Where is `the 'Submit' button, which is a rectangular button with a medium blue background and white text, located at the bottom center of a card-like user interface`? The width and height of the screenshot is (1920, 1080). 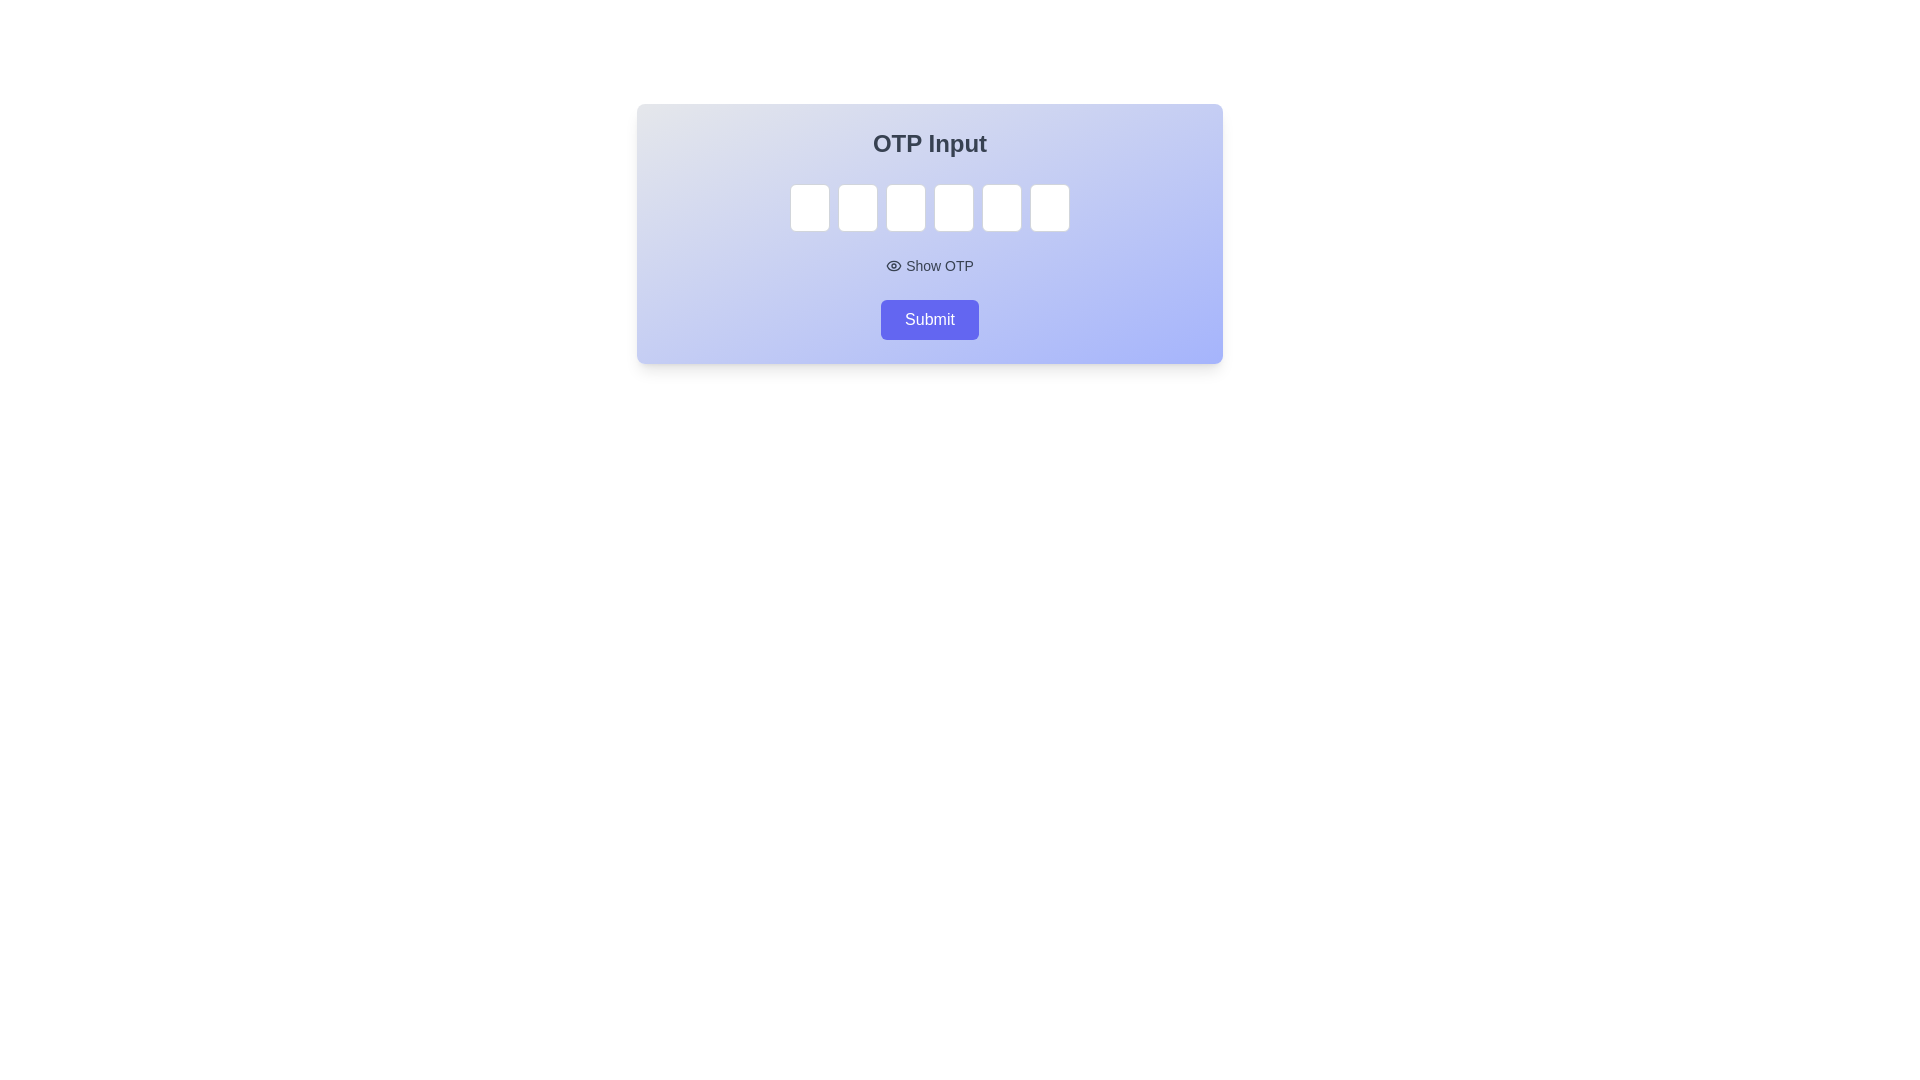
the 'Submit' button, which is a rectangular button with a medium blue background and white text, located at the bottom center of a card-like user interface is located at coordinates (929, 319).